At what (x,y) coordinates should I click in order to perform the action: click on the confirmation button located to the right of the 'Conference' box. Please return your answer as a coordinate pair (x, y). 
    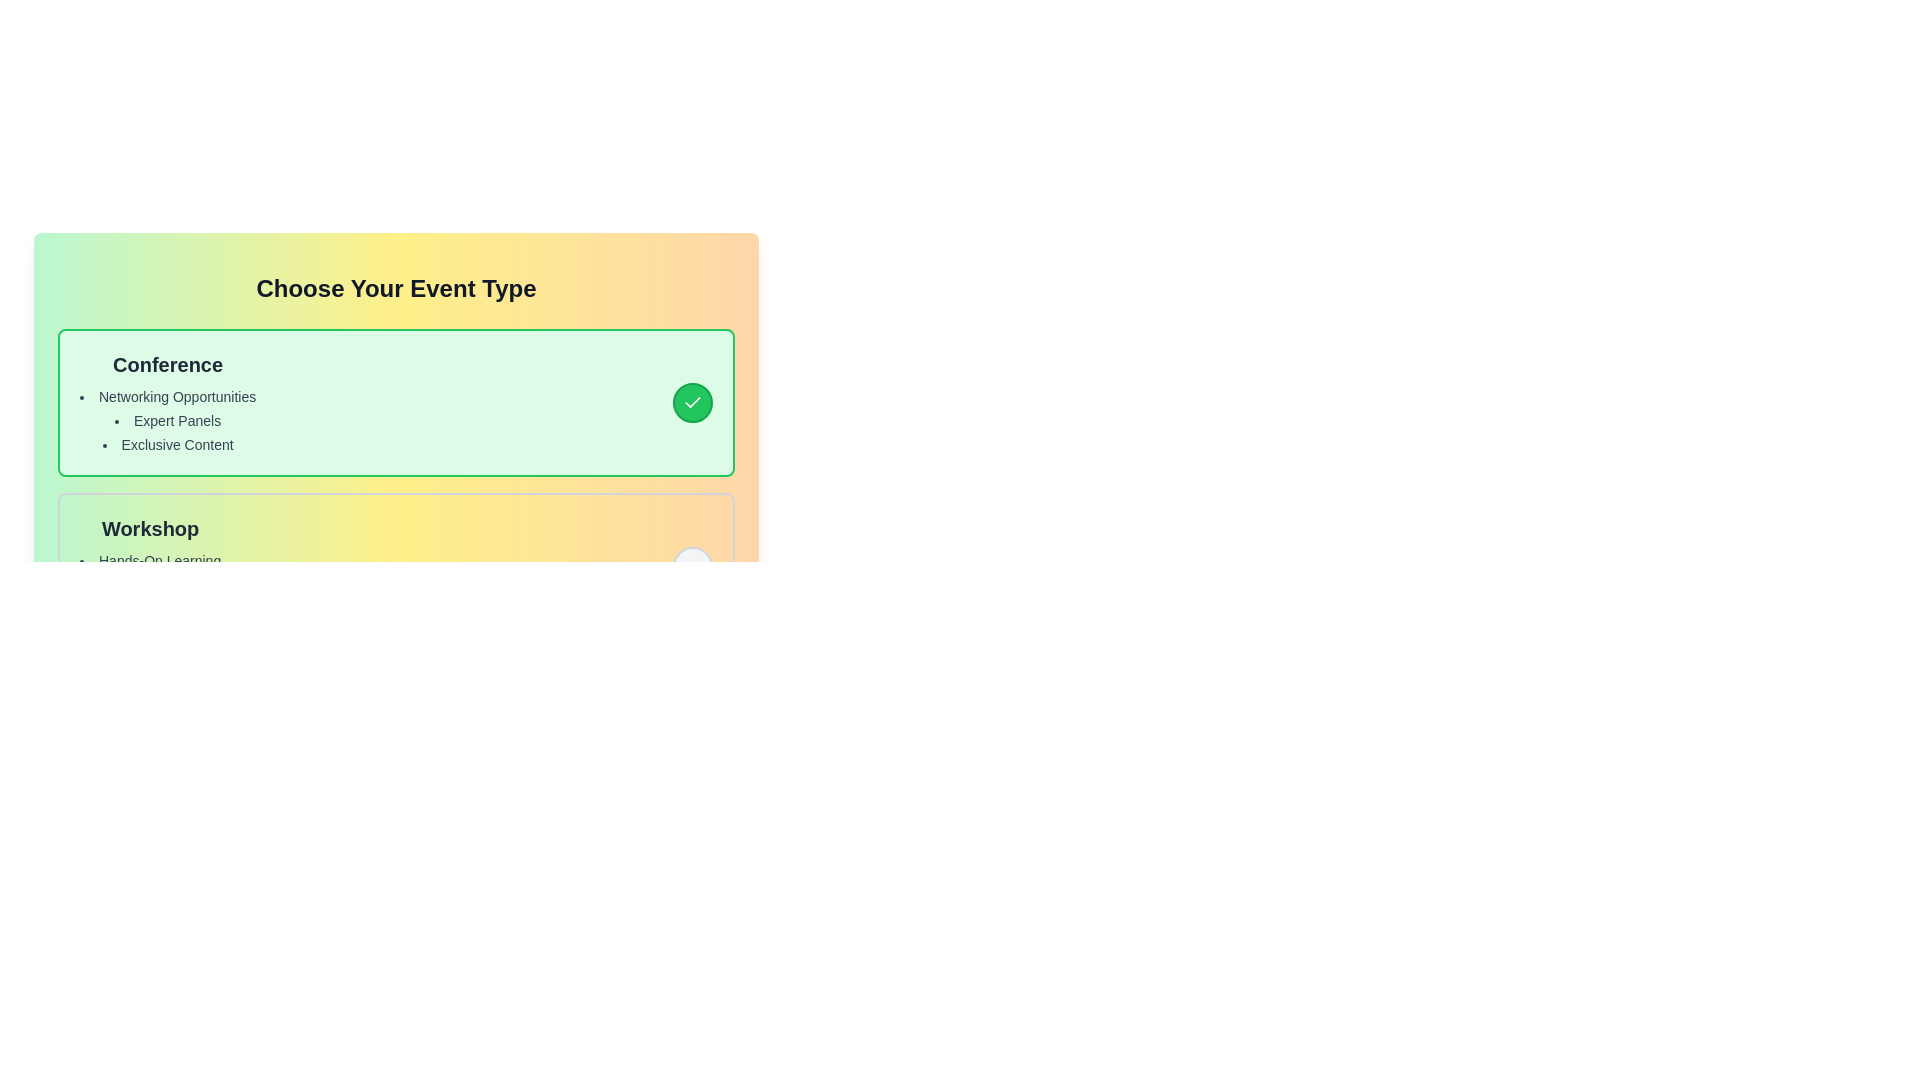
    Looking at the image, I should click on (692, 402).